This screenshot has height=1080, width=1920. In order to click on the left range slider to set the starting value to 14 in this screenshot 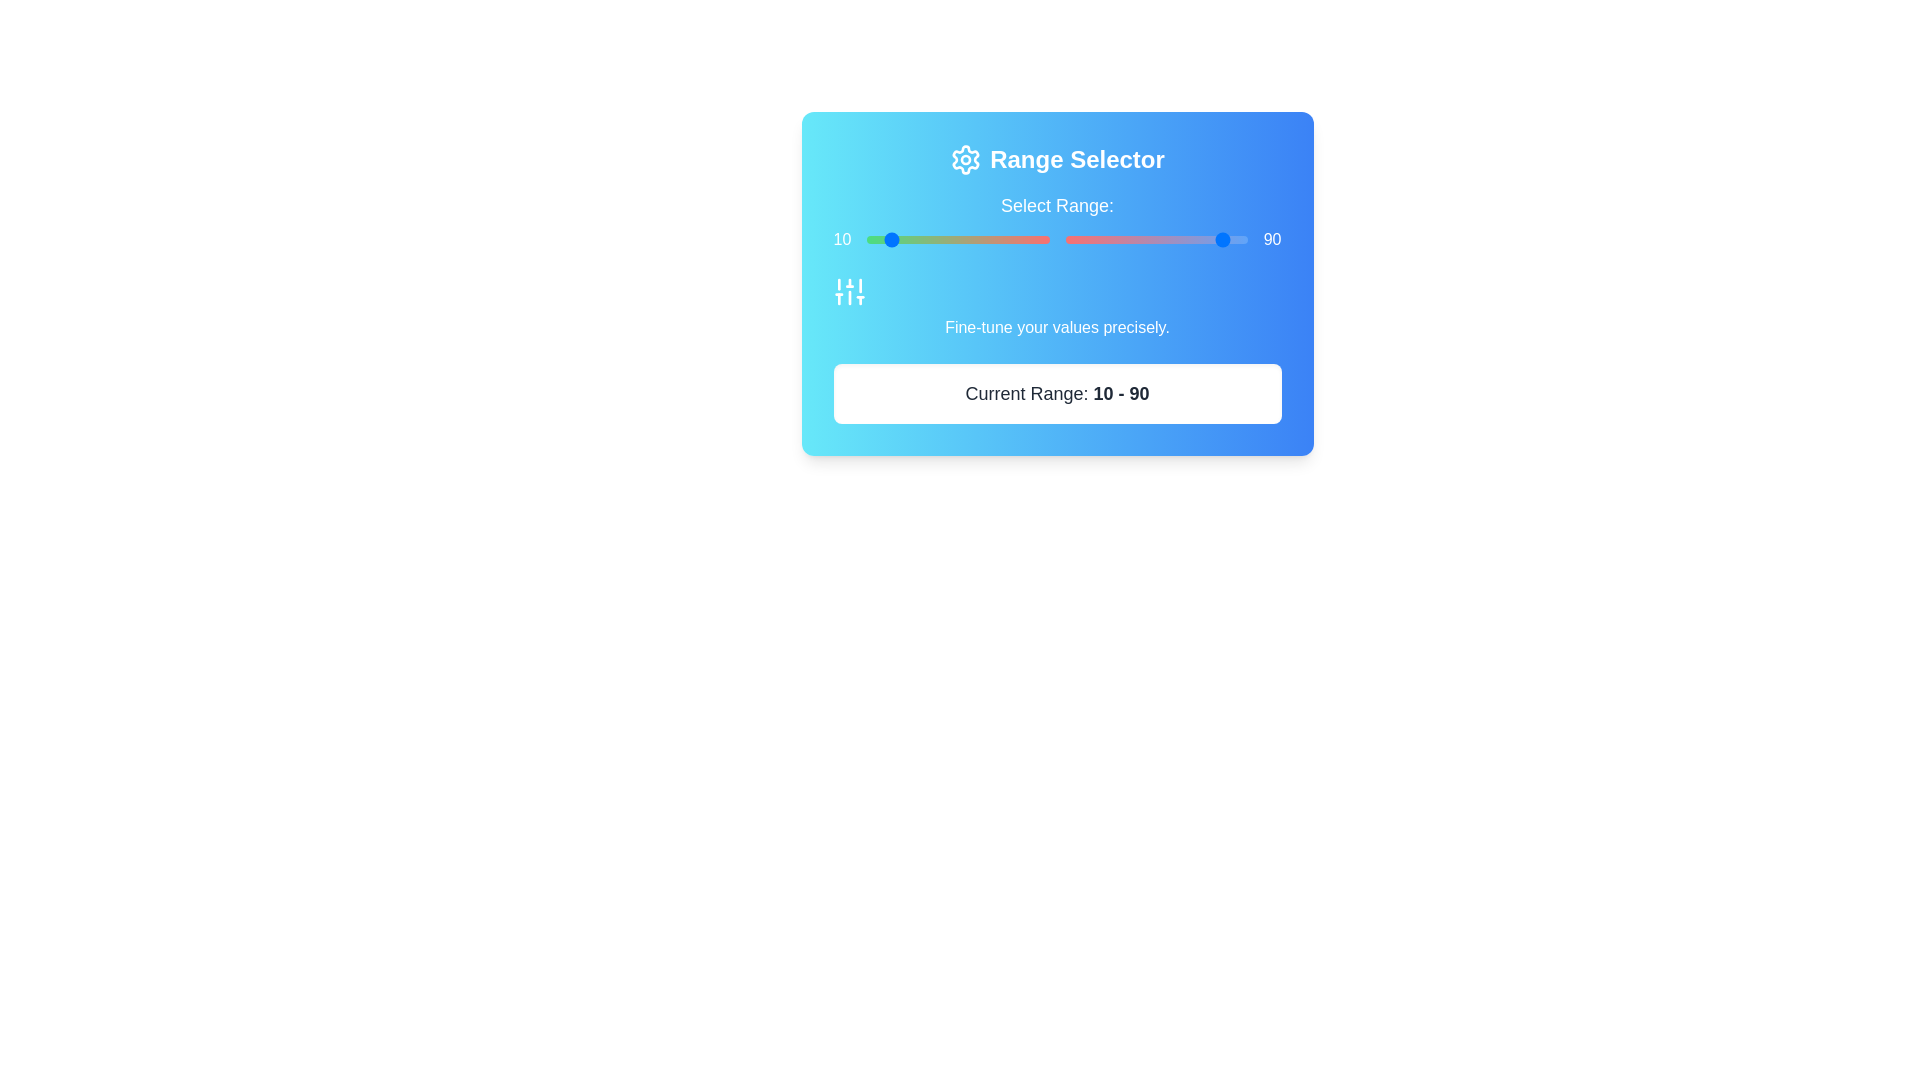, I will do `click(891, 238)`.